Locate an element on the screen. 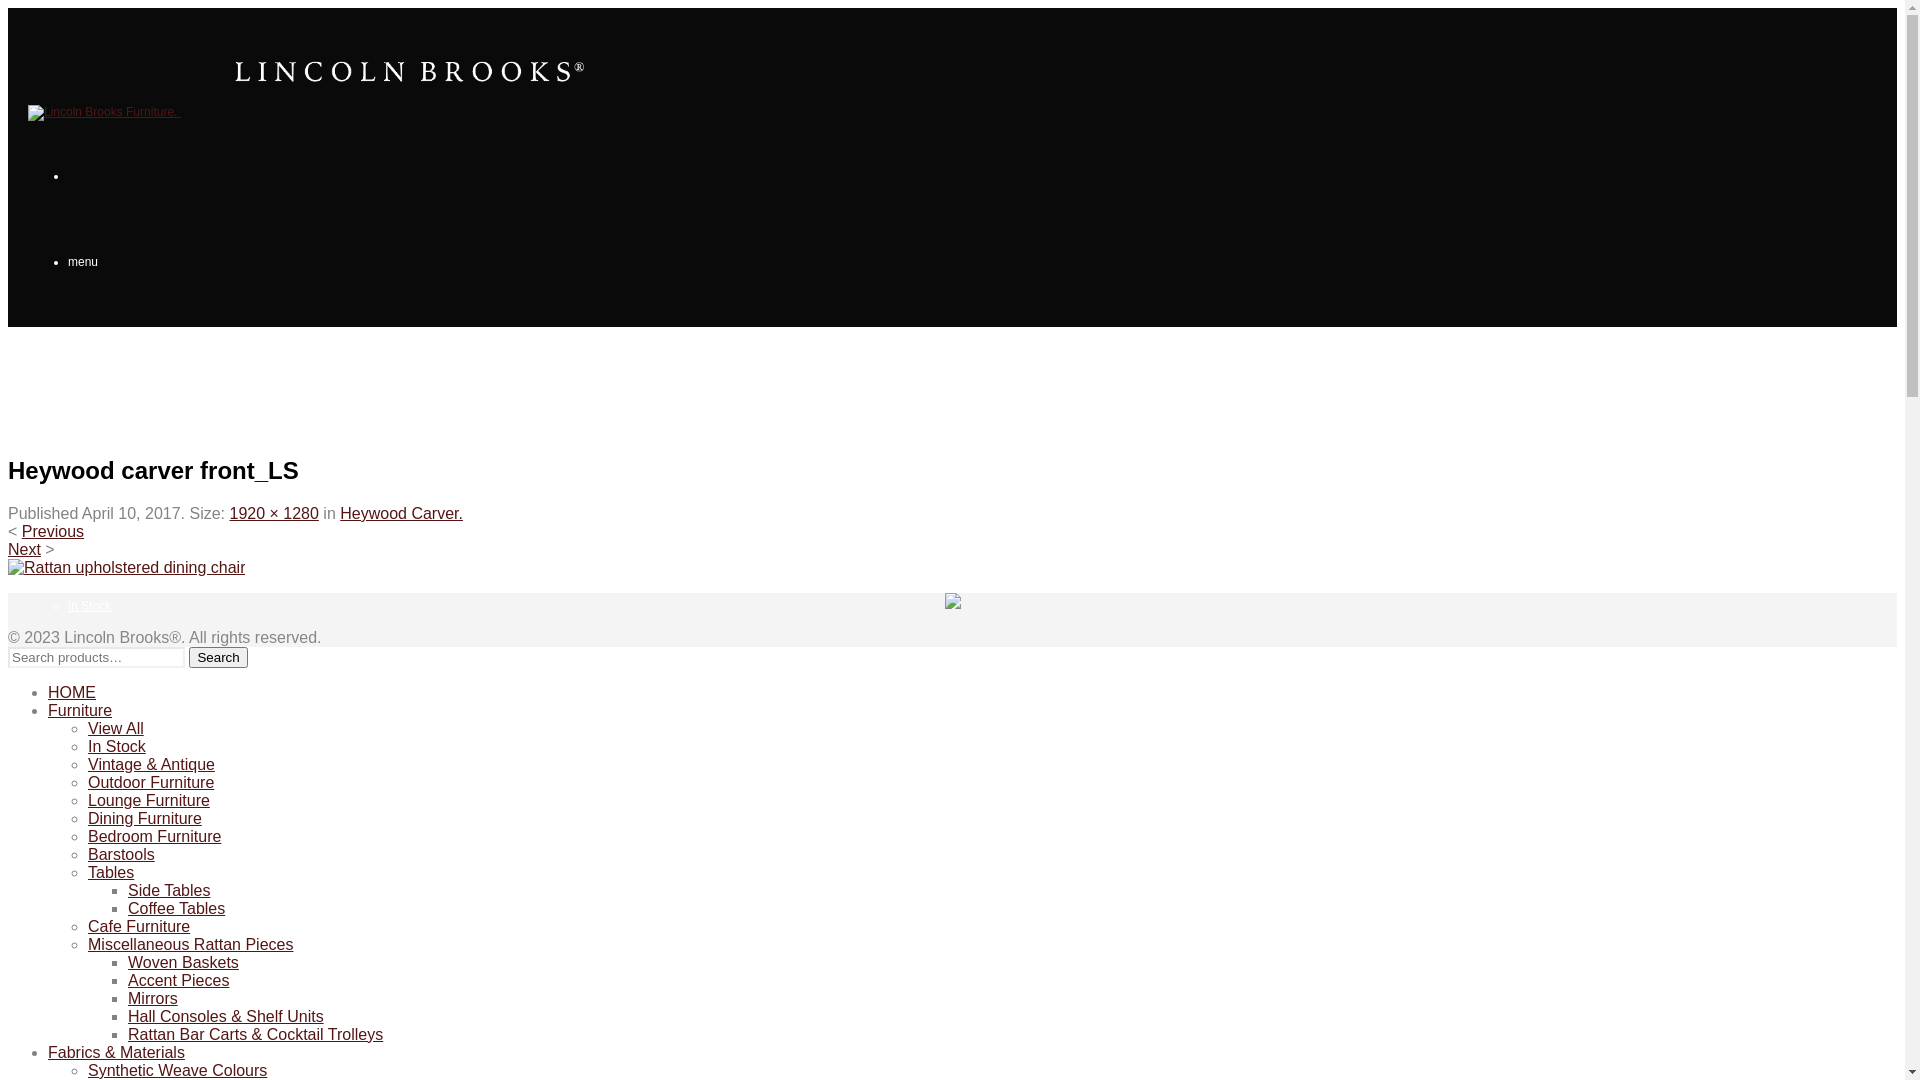 The width and height of the screenshot is (1920, 1080). 'Coffee Tables' is located at coordinates (176, 908).